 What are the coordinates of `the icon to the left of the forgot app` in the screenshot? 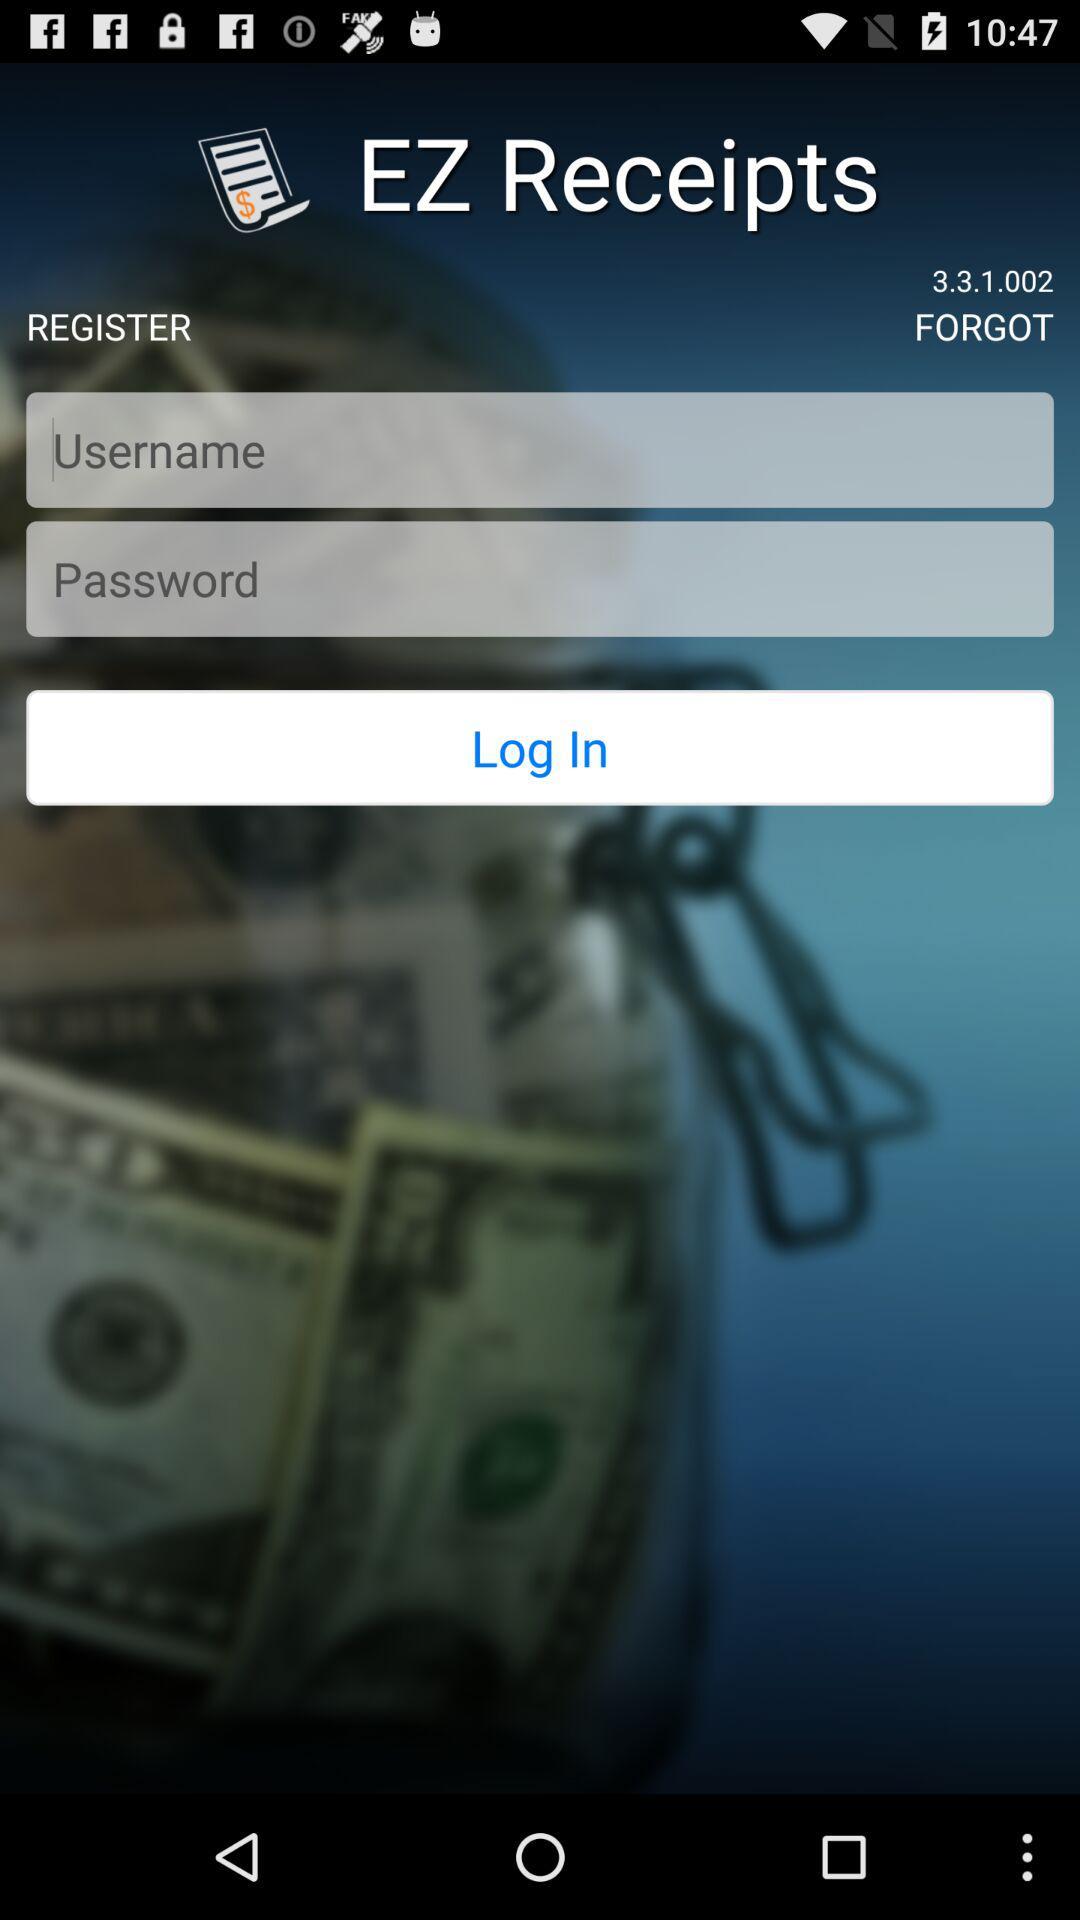 It's located at (108, 326).